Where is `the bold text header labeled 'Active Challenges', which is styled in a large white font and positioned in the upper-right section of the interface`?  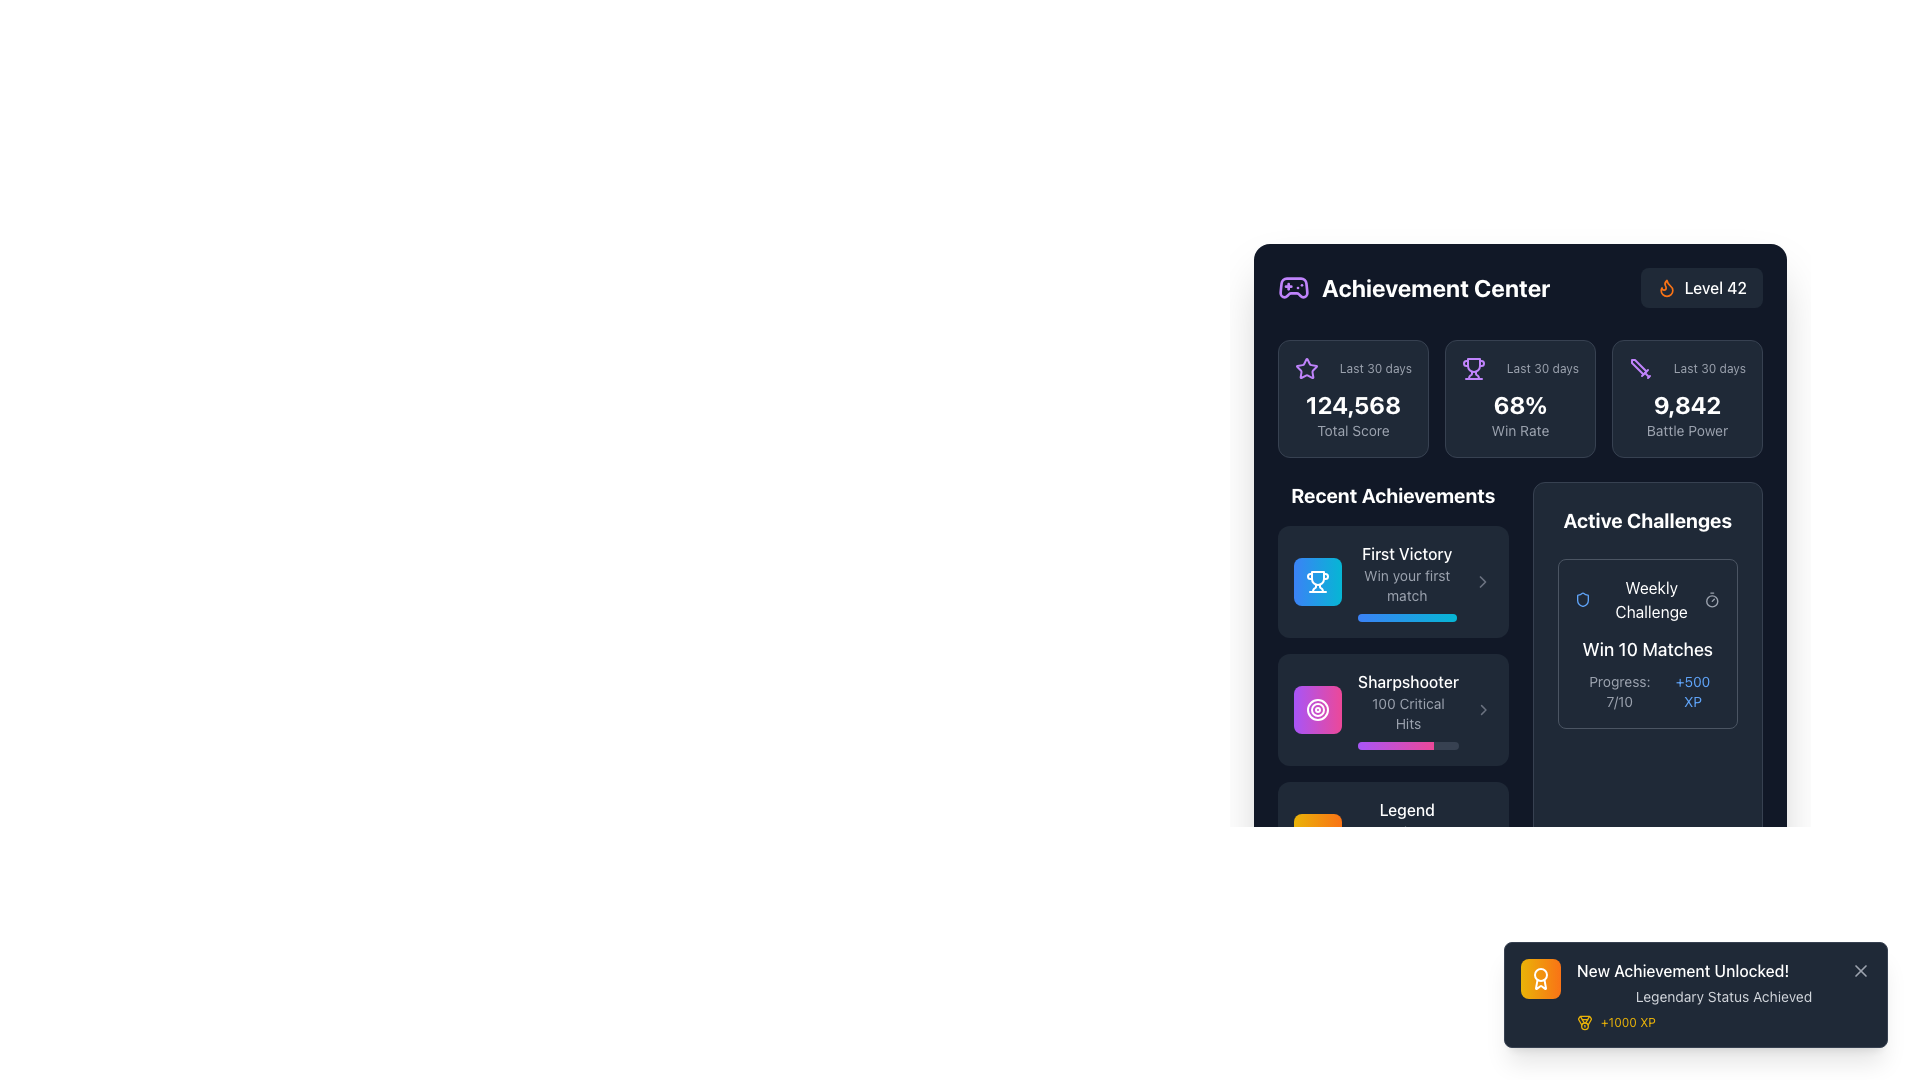
the bold text header labeled 'Active Challenges', which is styled in a large white font and positioned in the upper-right section of the interface is located at coordinates (1647, 519).